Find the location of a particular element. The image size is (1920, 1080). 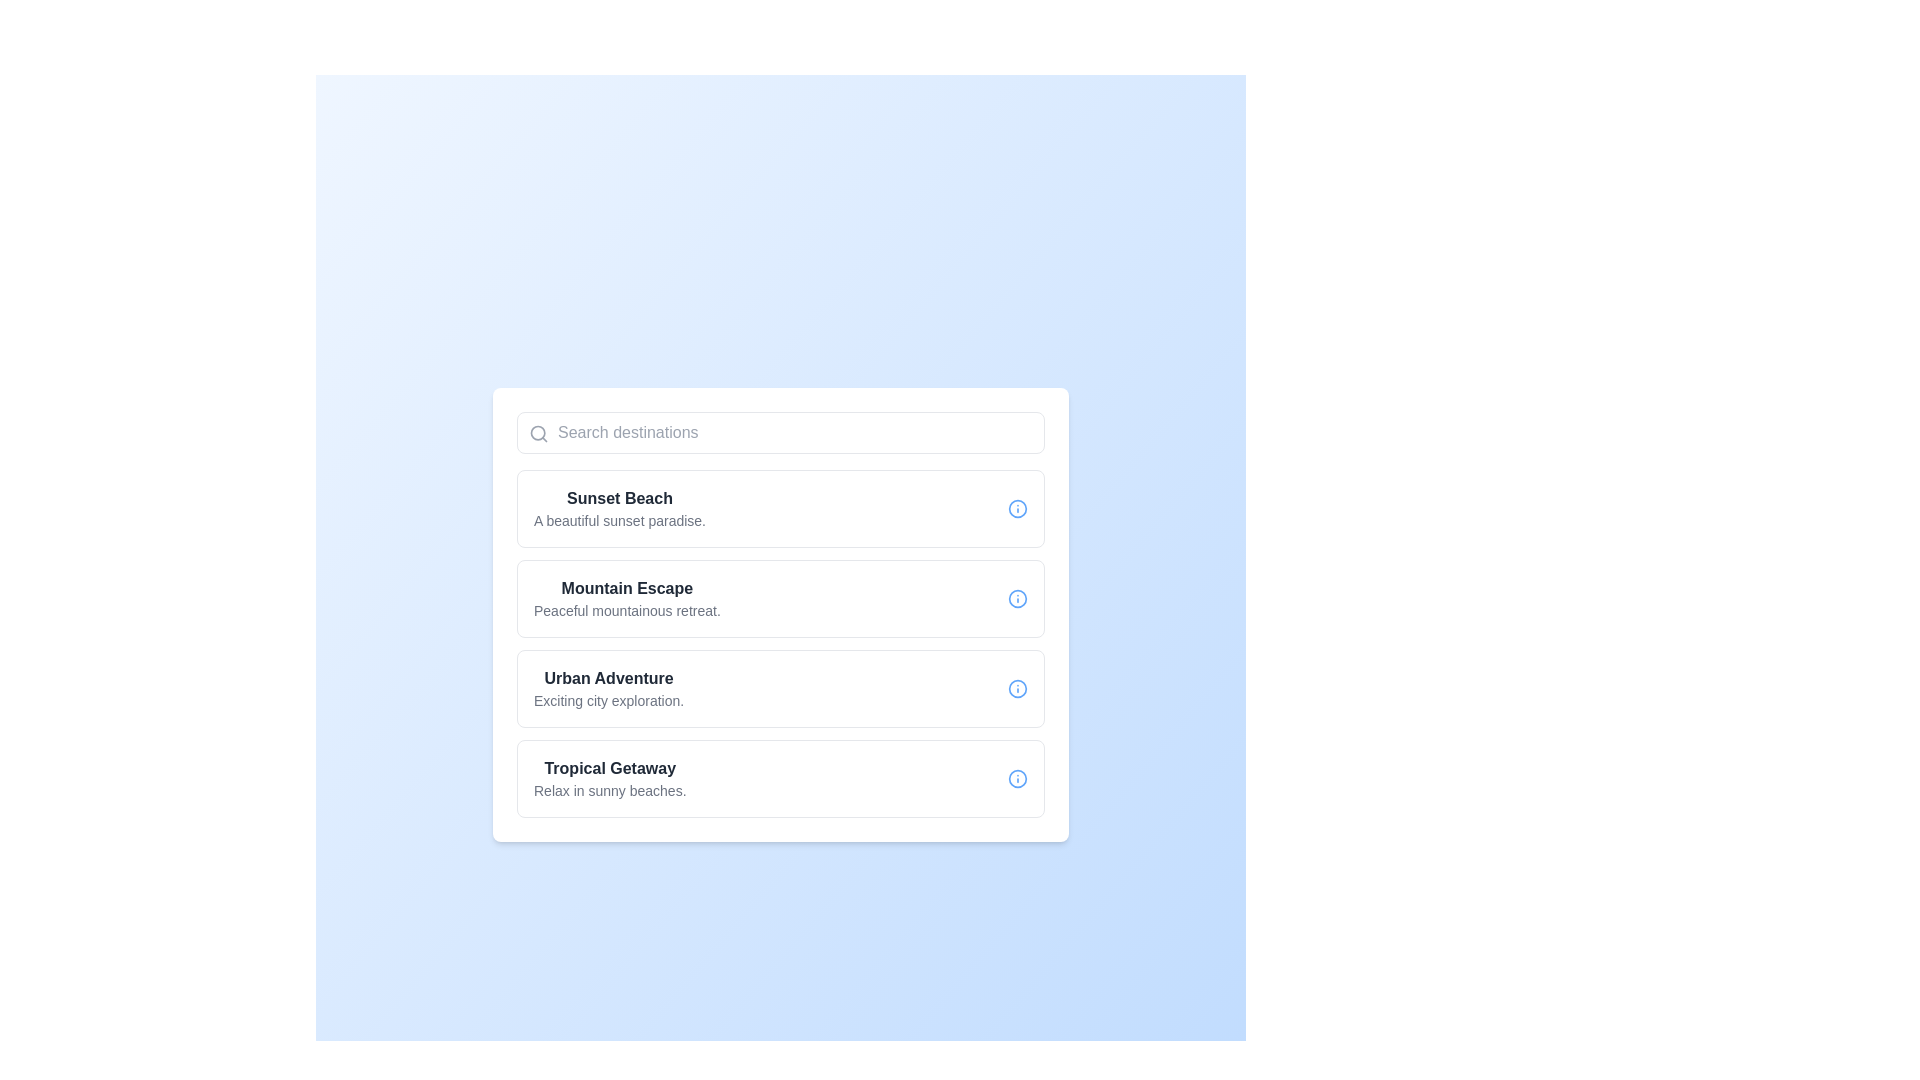

the fourth icon in the vertical list related to 'Tropical Getaway' is located at coordinates (1017, 778).